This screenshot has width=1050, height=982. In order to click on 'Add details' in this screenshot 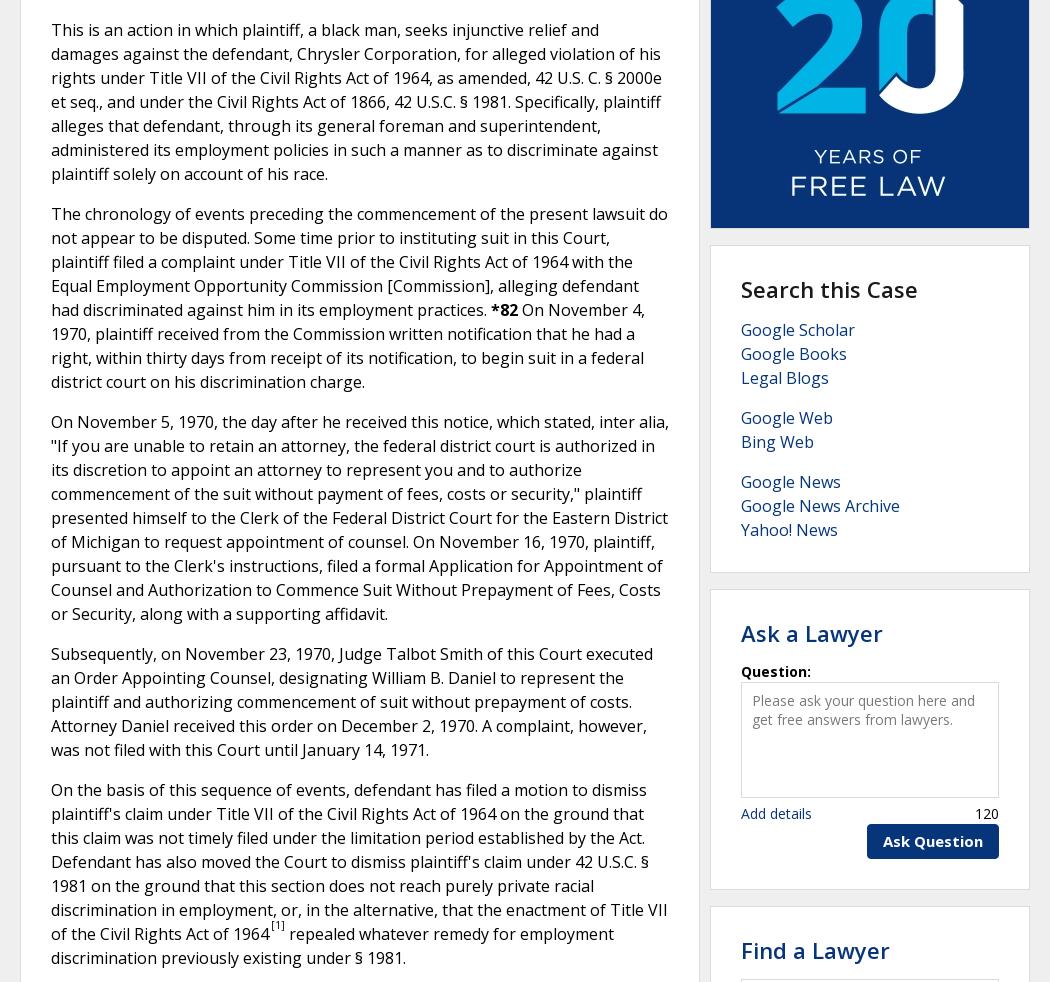, I will do `click(776, 812)`.